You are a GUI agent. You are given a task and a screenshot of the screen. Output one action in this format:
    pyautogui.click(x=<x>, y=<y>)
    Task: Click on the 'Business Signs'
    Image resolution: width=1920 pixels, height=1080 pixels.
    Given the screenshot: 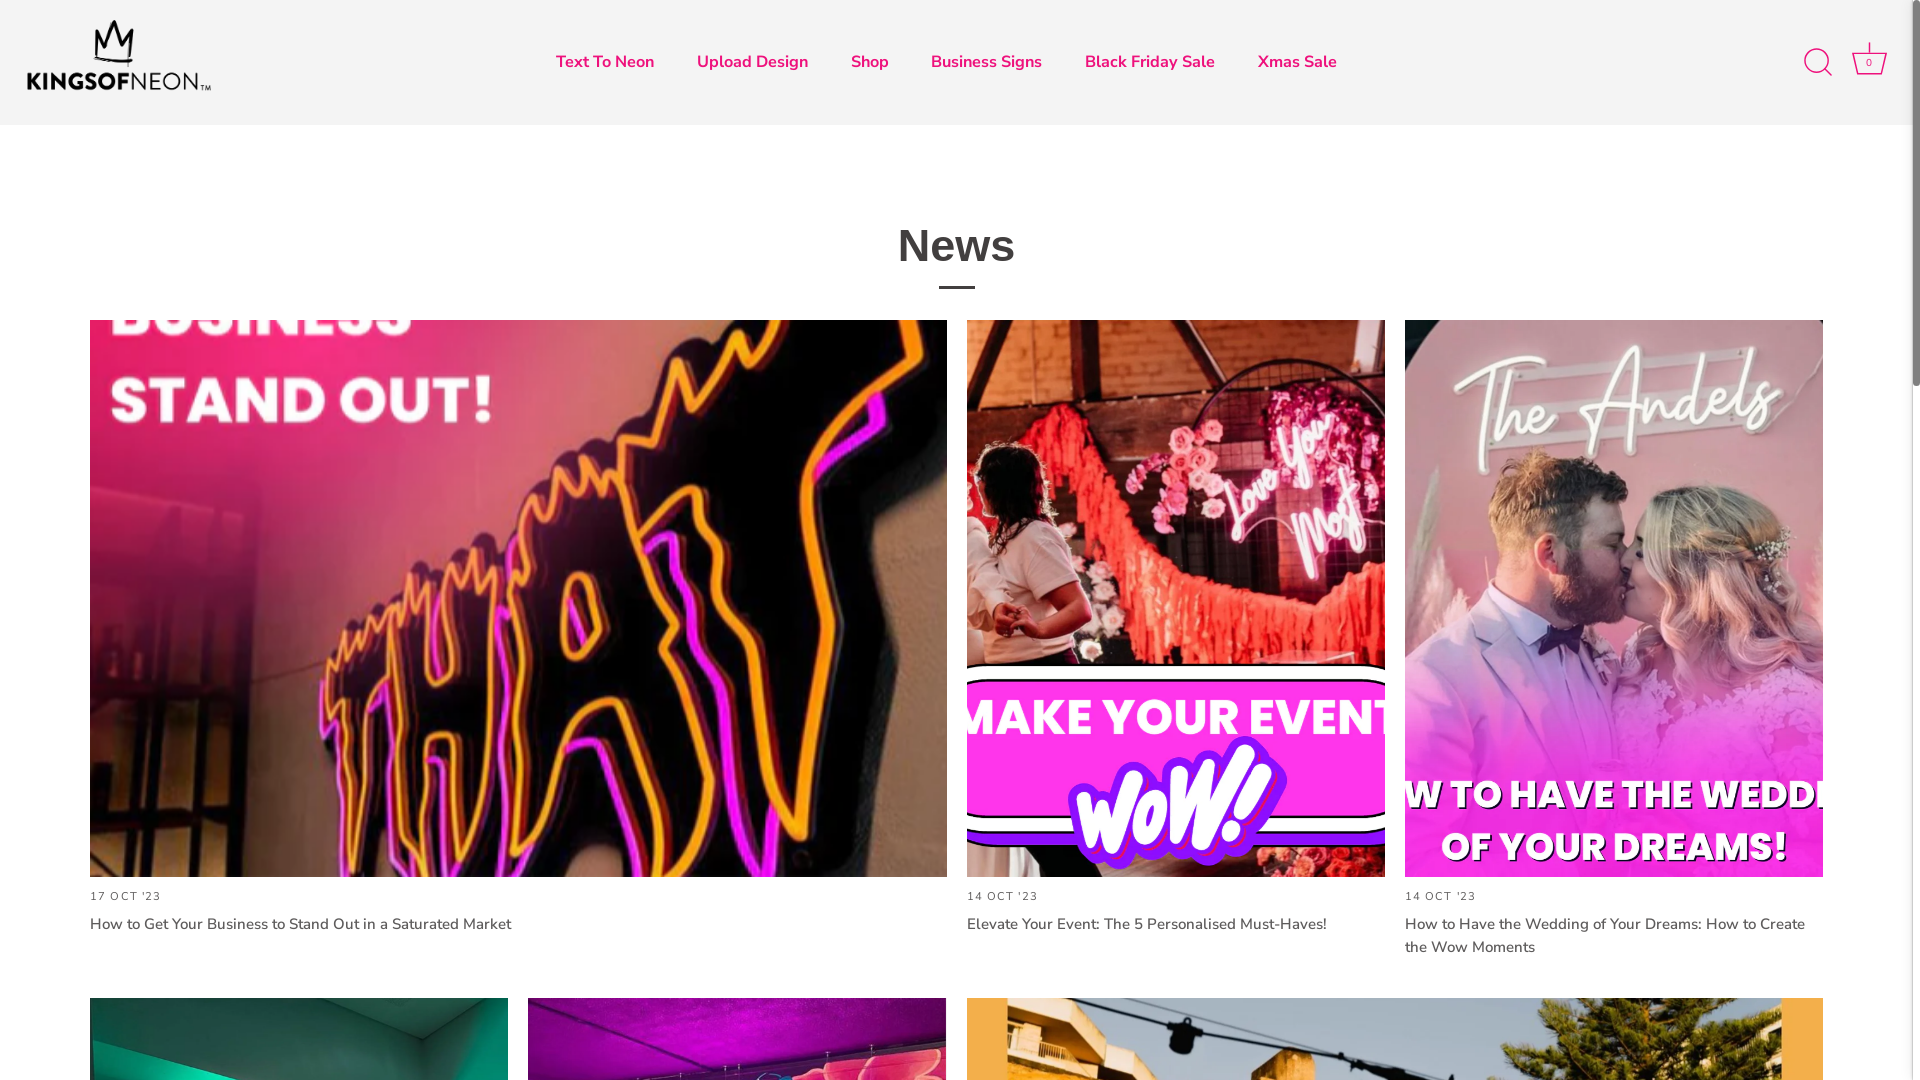 What is the action you would take?
    pyautogui.click(x=987, y=61)
    